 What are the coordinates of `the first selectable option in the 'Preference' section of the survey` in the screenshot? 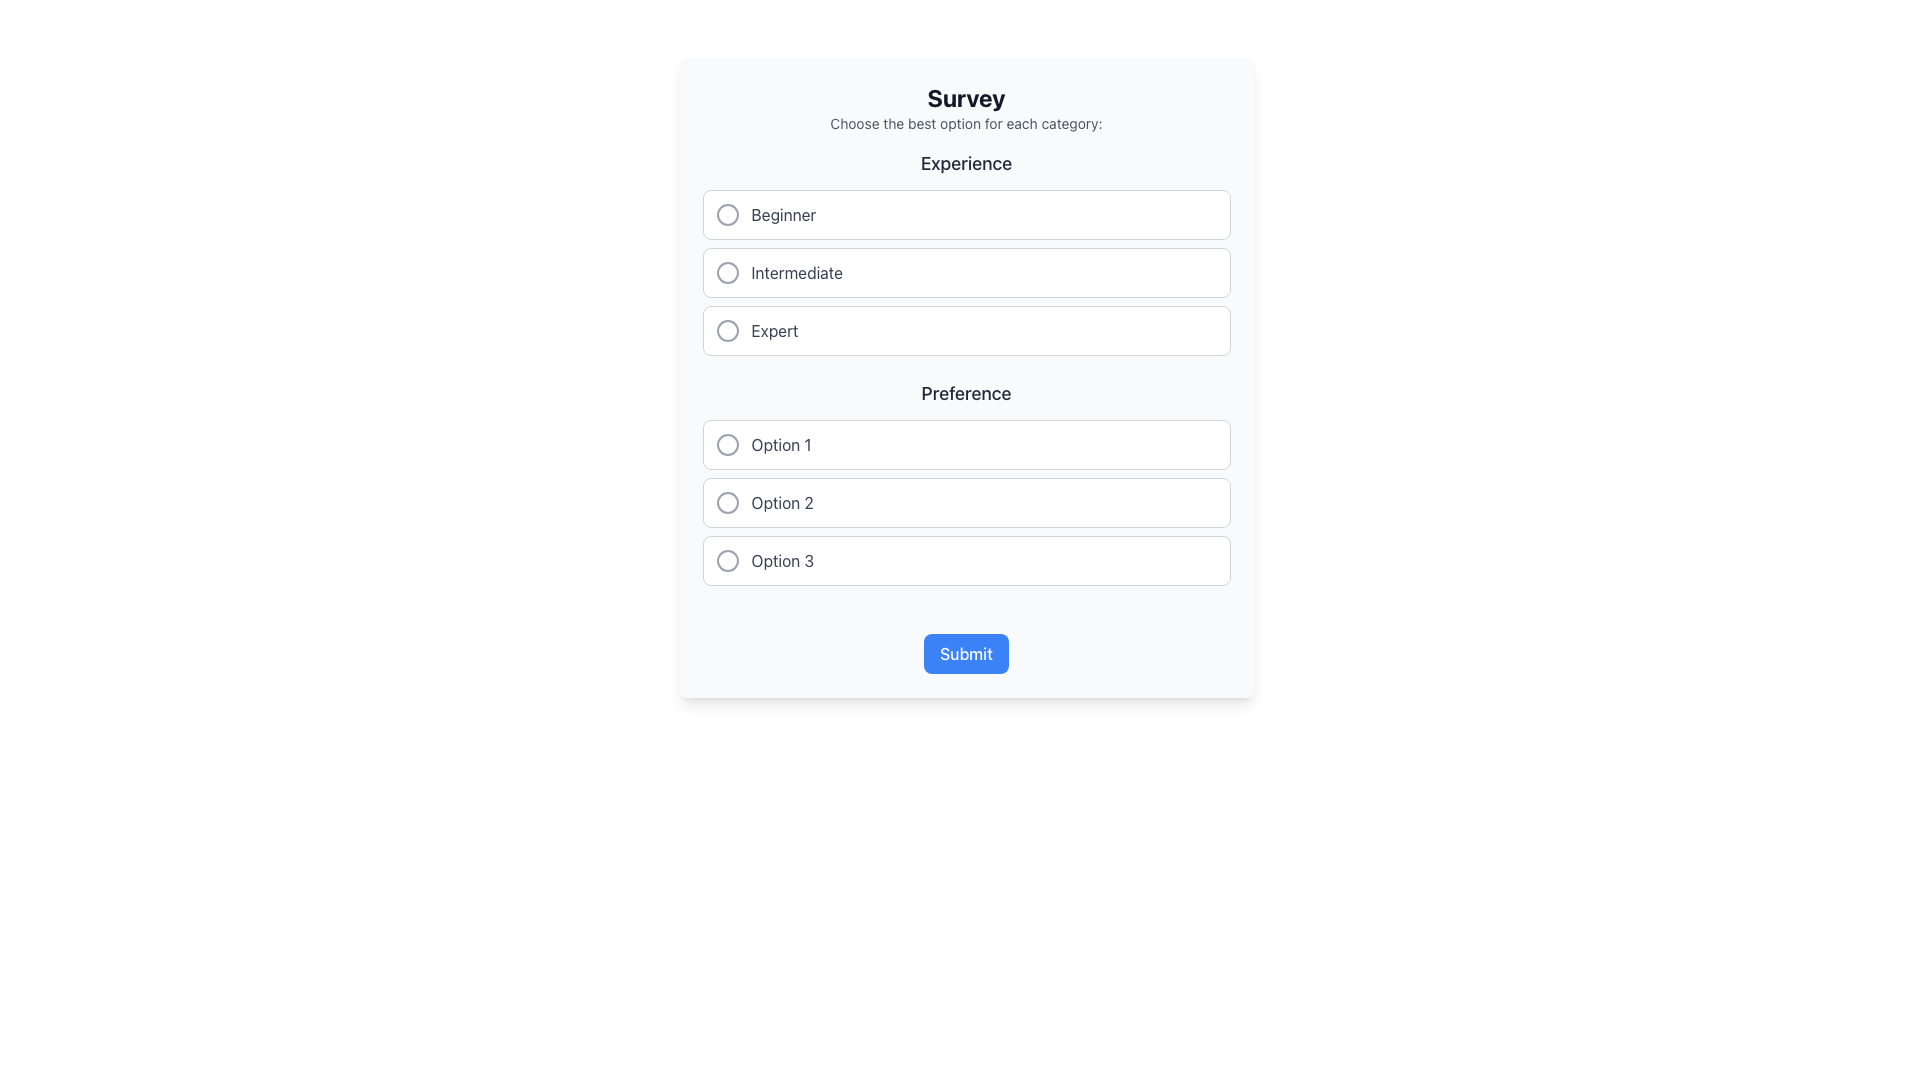 It's located at (966, 443).